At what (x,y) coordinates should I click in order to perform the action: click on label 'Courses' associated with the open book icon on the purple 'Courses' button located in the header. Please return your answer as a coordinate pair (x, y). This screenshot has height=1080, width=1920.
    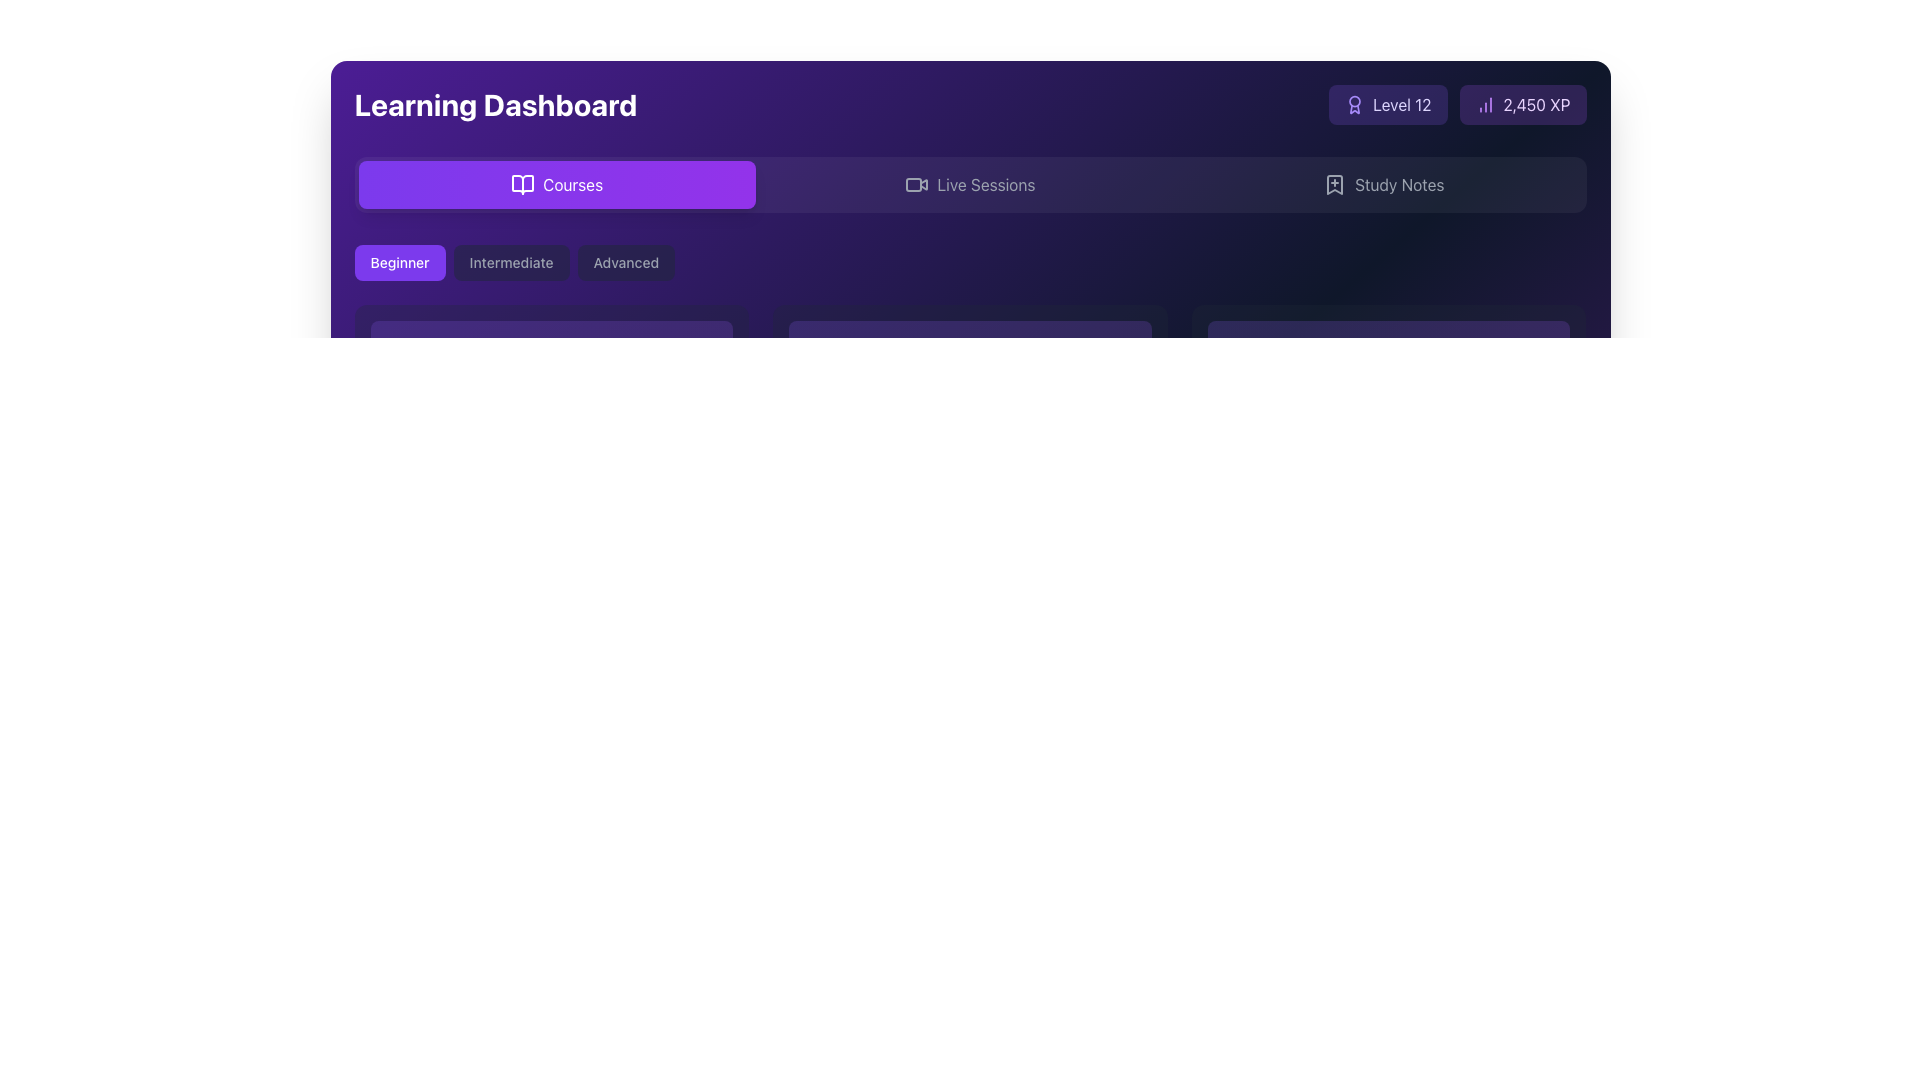
    Looking at the image, I should click on (523, 185).